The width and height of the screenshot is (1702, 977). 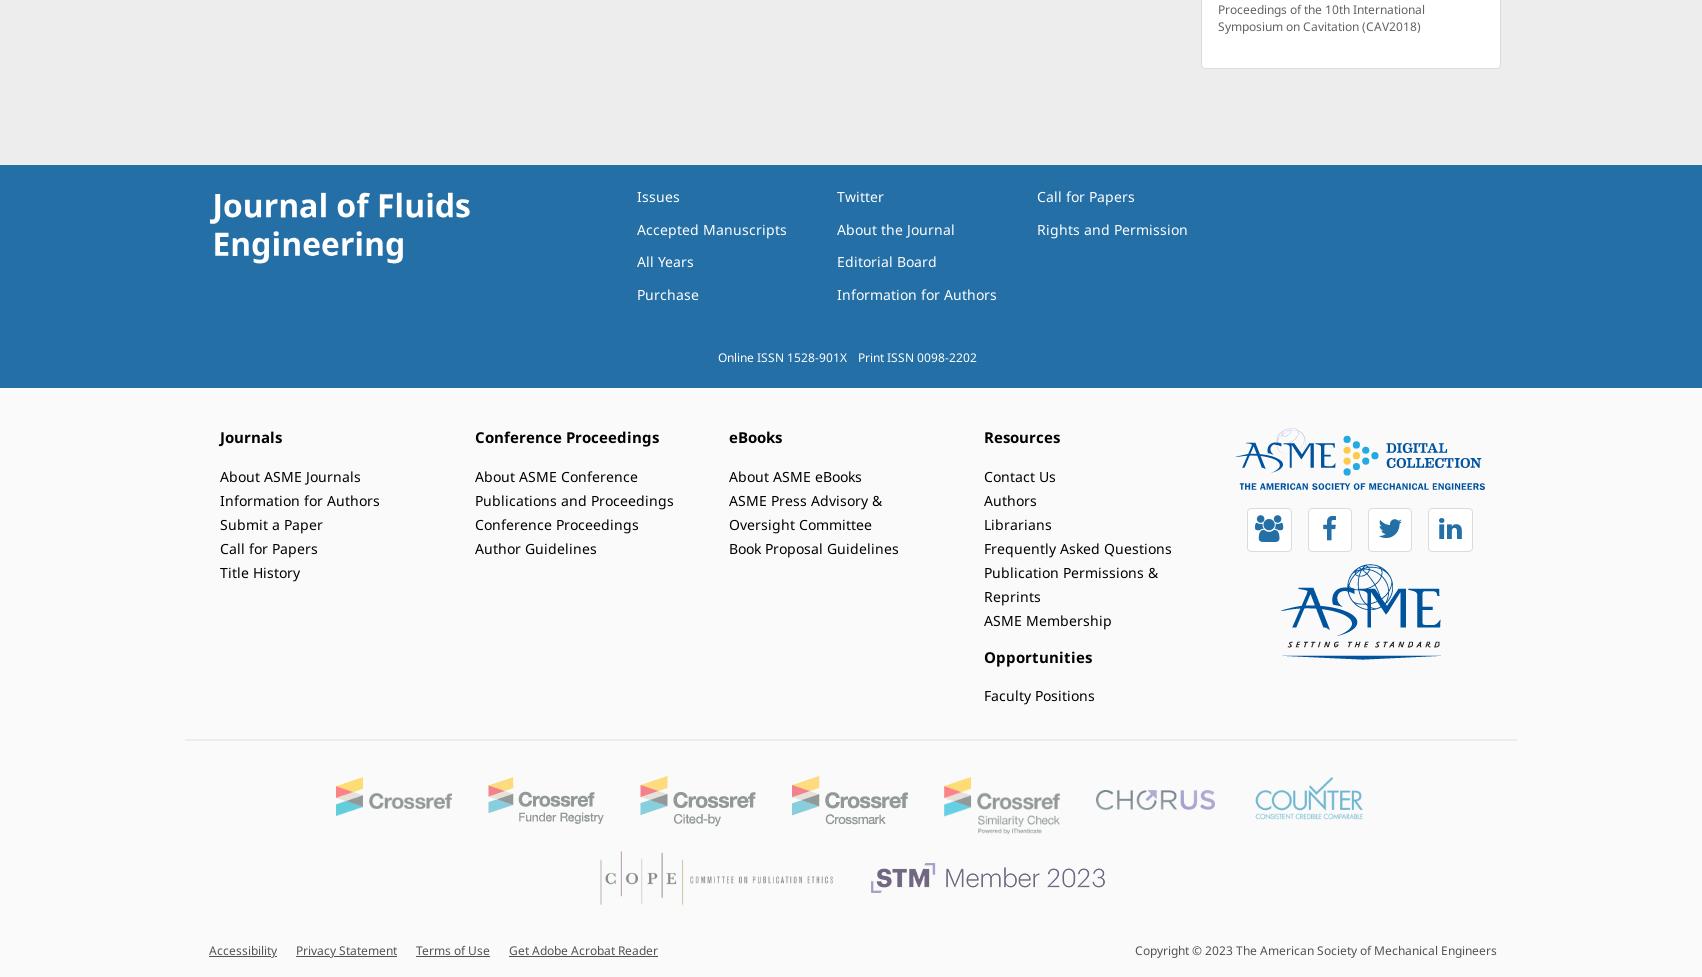 I want to click on 'Conference Proceedings', so click(x=564, y=437).